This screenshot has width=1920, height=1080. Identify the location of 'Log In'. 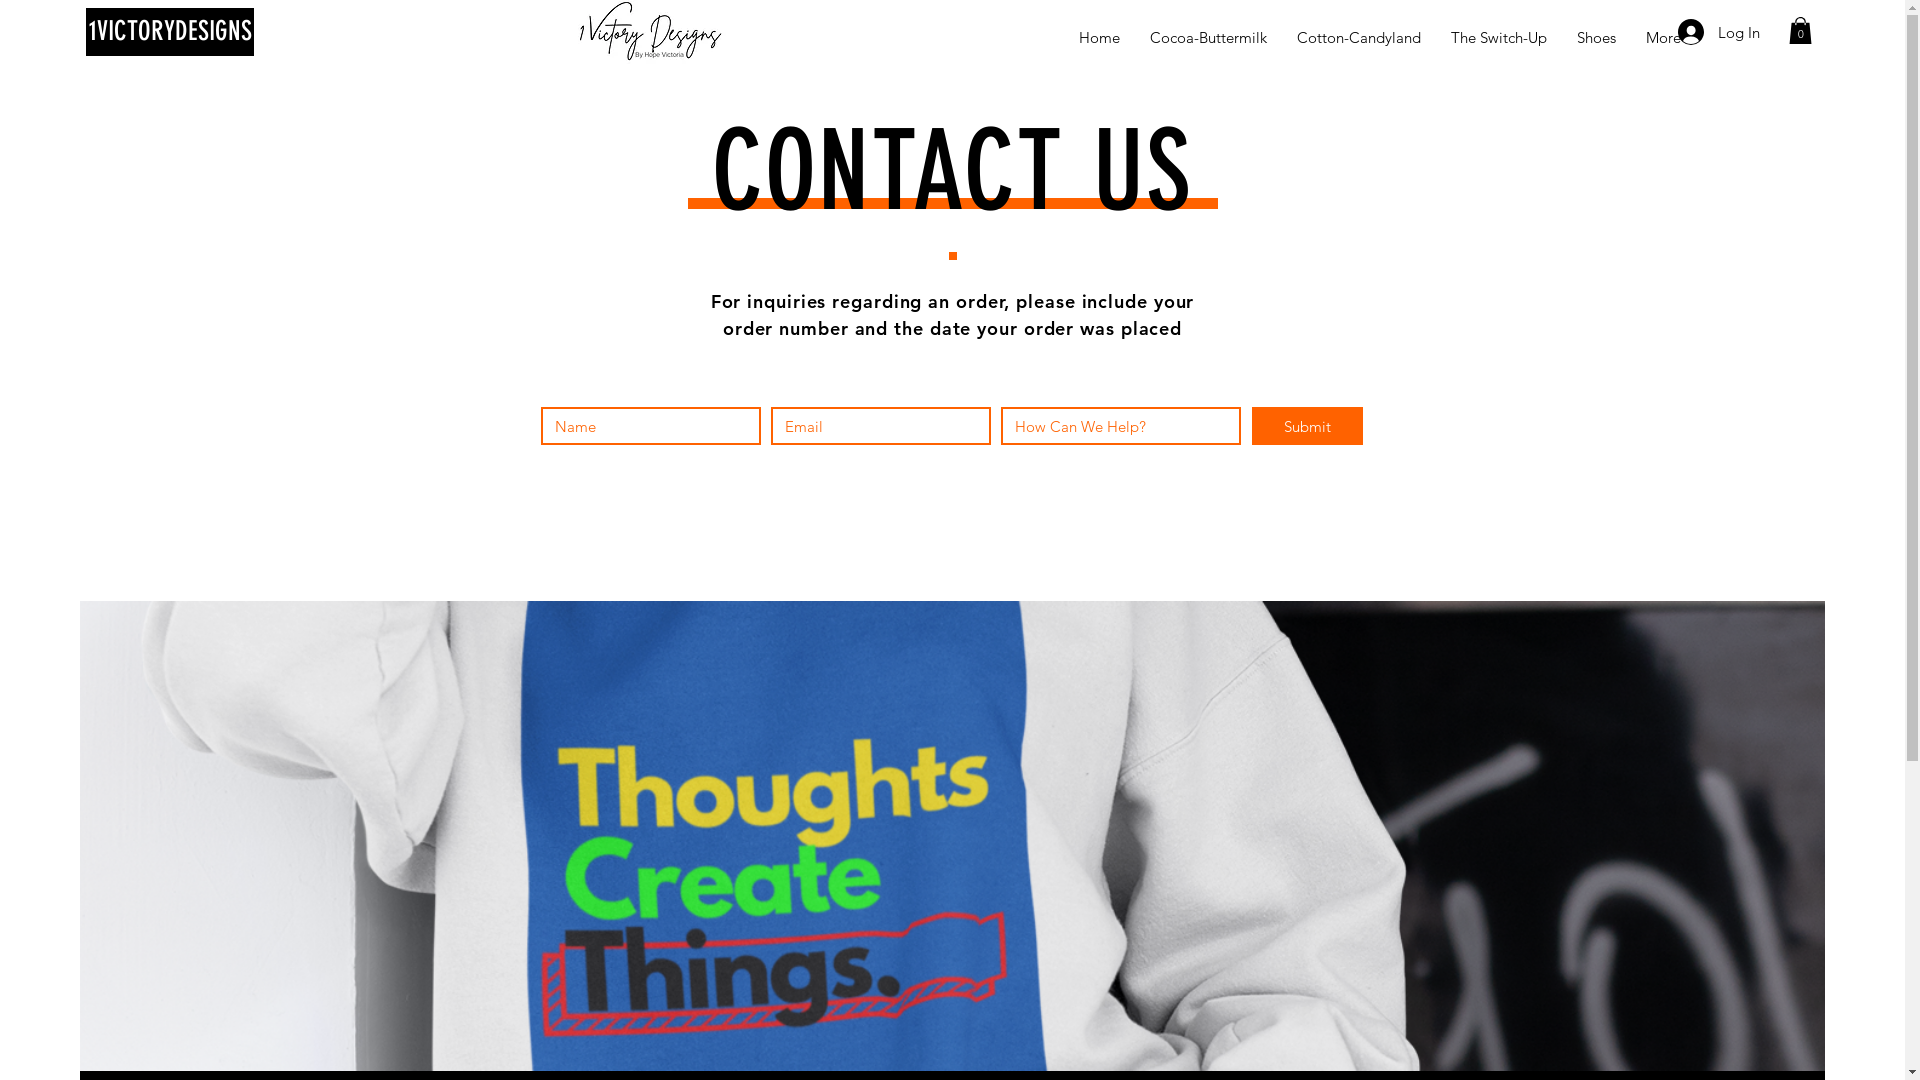
(1664, 31).